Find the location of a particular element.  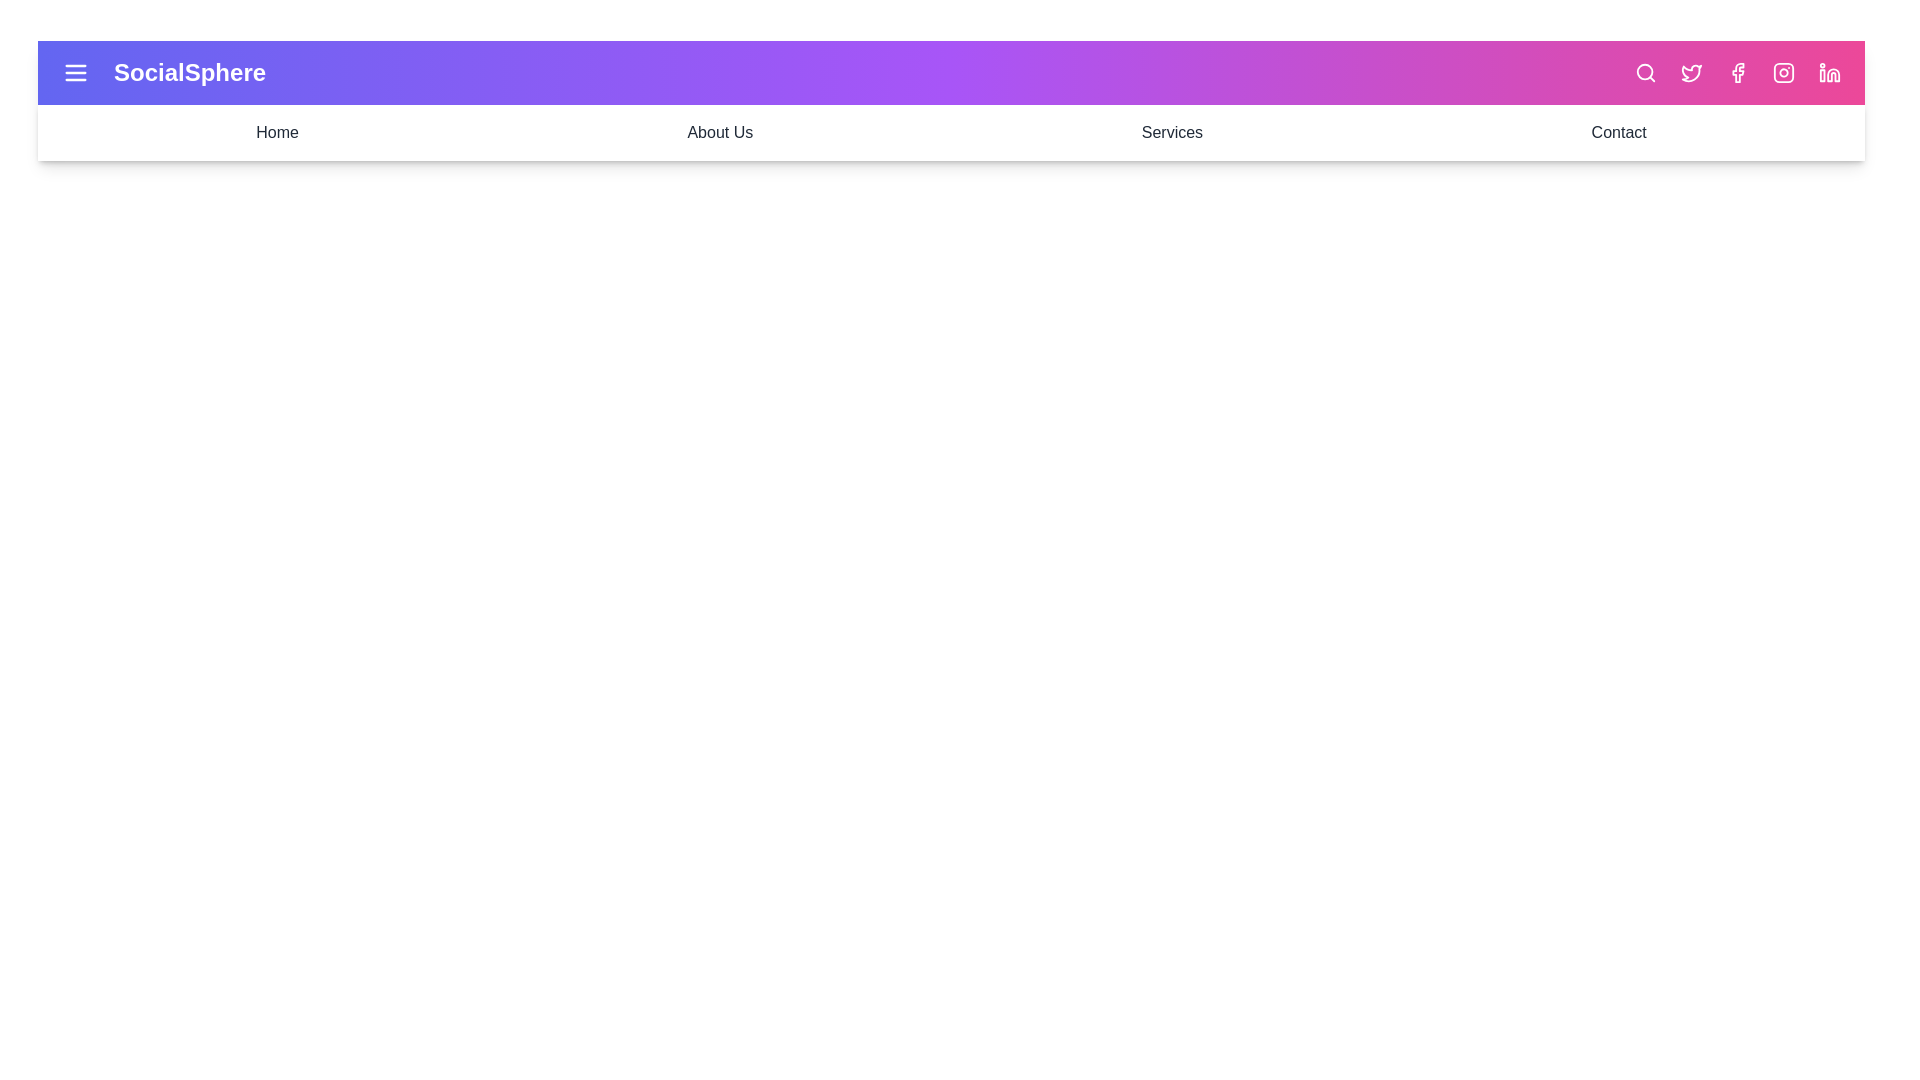

the menu option Contact from the navigation bar is located at coordinates (1619, 132).